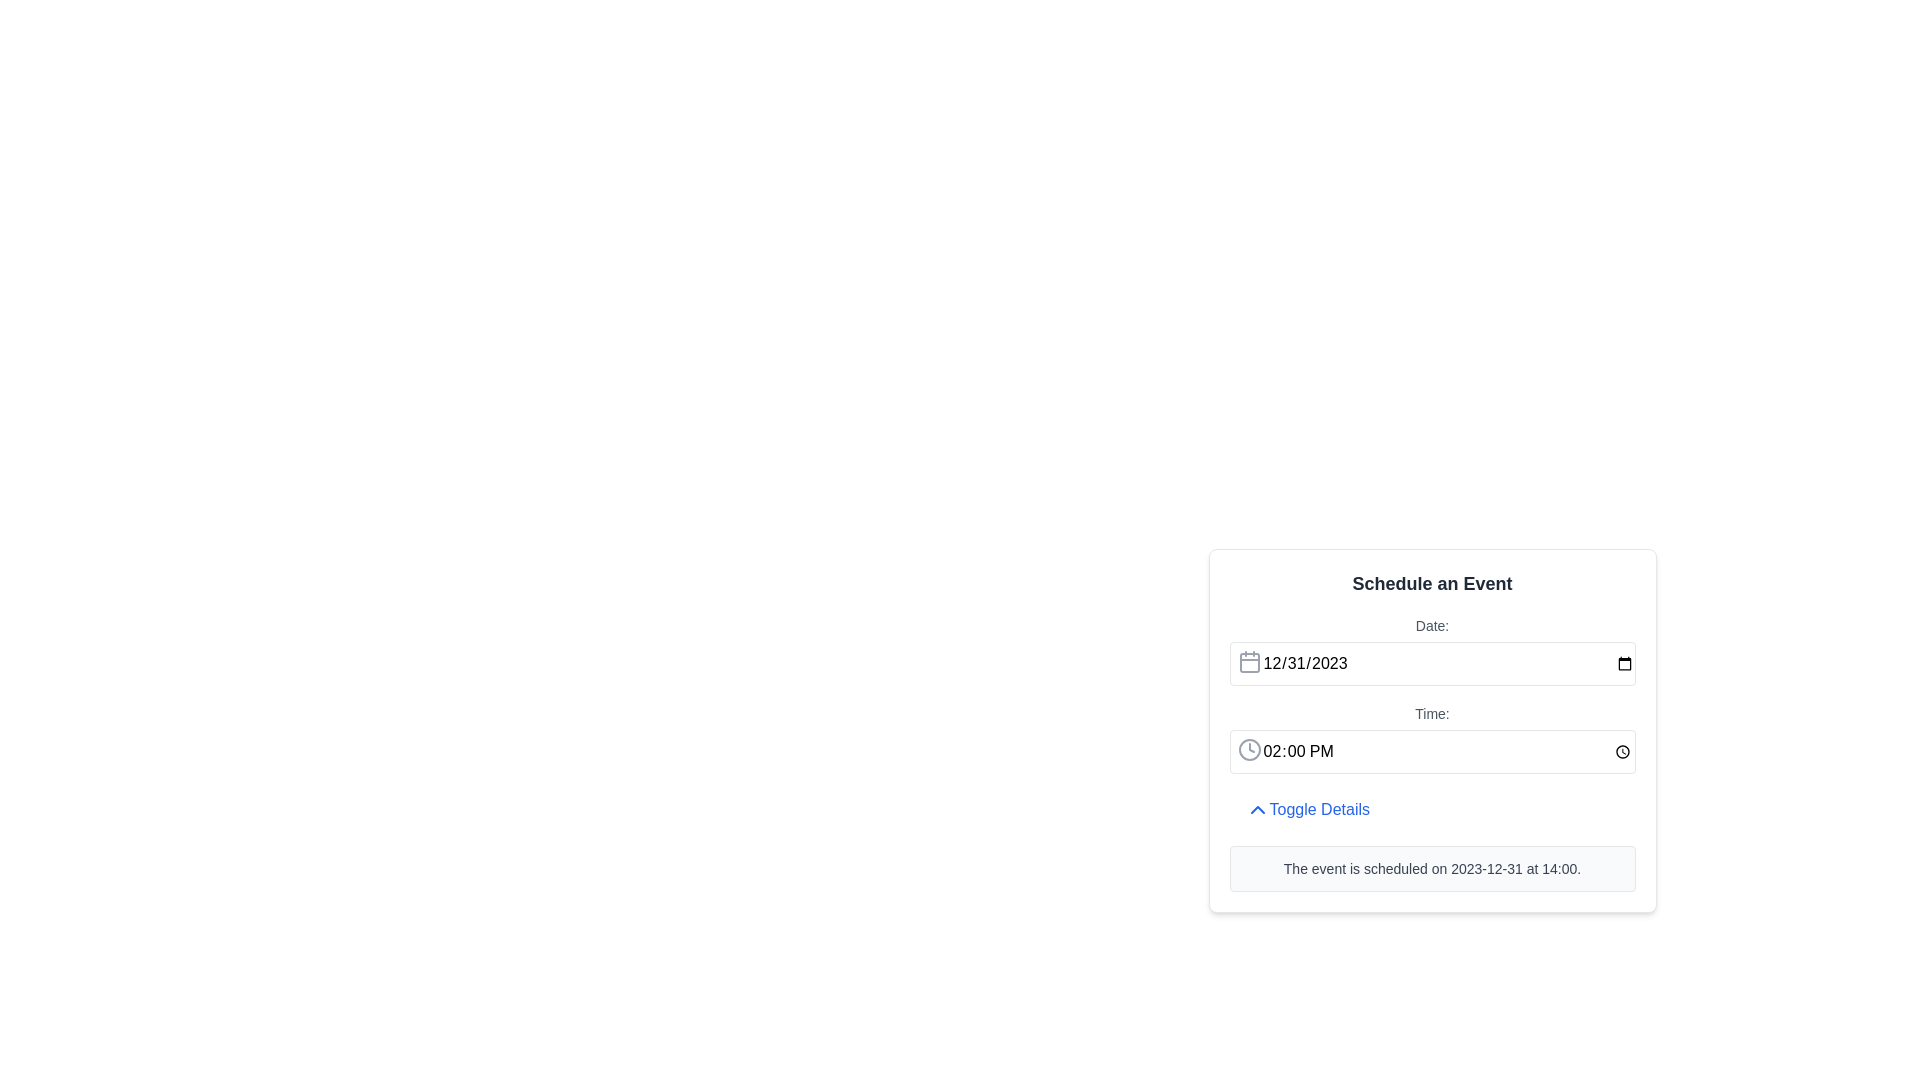 The width and height of the screenshot is (1920, 1080). Describe the element at coordinates (1431, 737) in the screenshot. I see `the time input field labeled 'Time:' within the 'Schedule an Event' form to type or edit the time` at that location.